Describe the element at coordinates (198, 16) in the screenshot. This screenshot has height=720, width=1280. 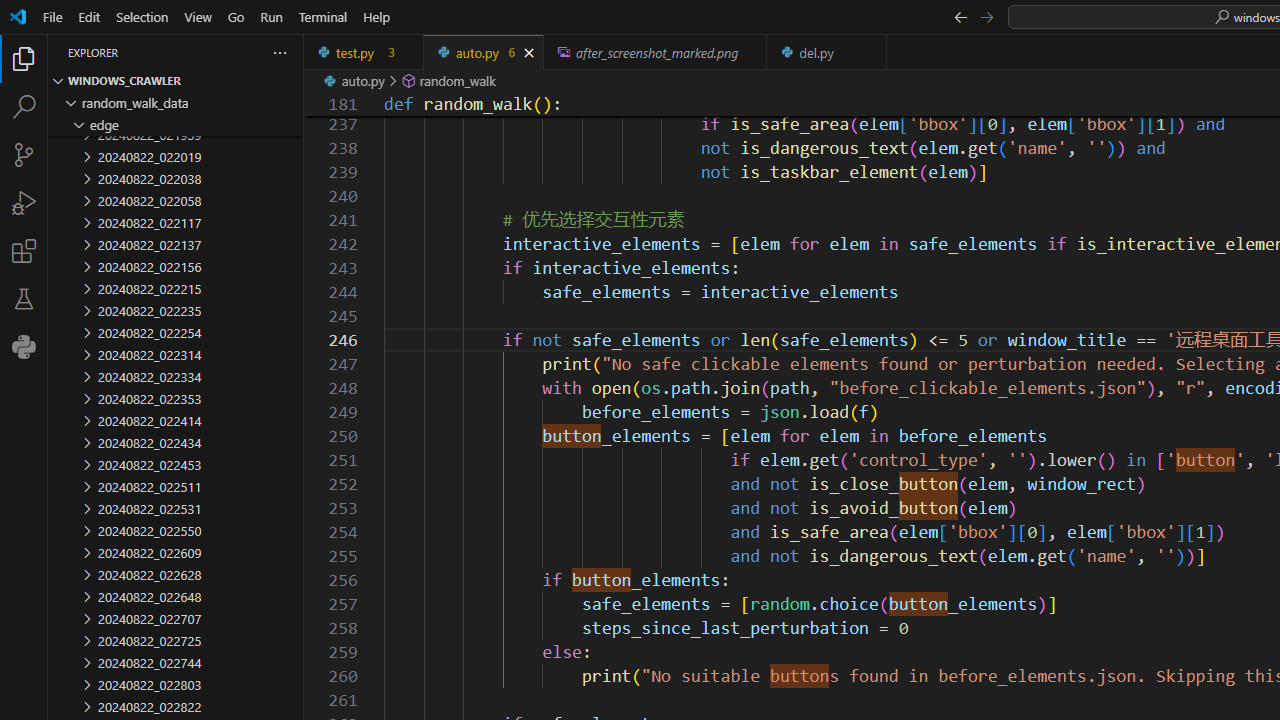
I see `'View'` at that location.